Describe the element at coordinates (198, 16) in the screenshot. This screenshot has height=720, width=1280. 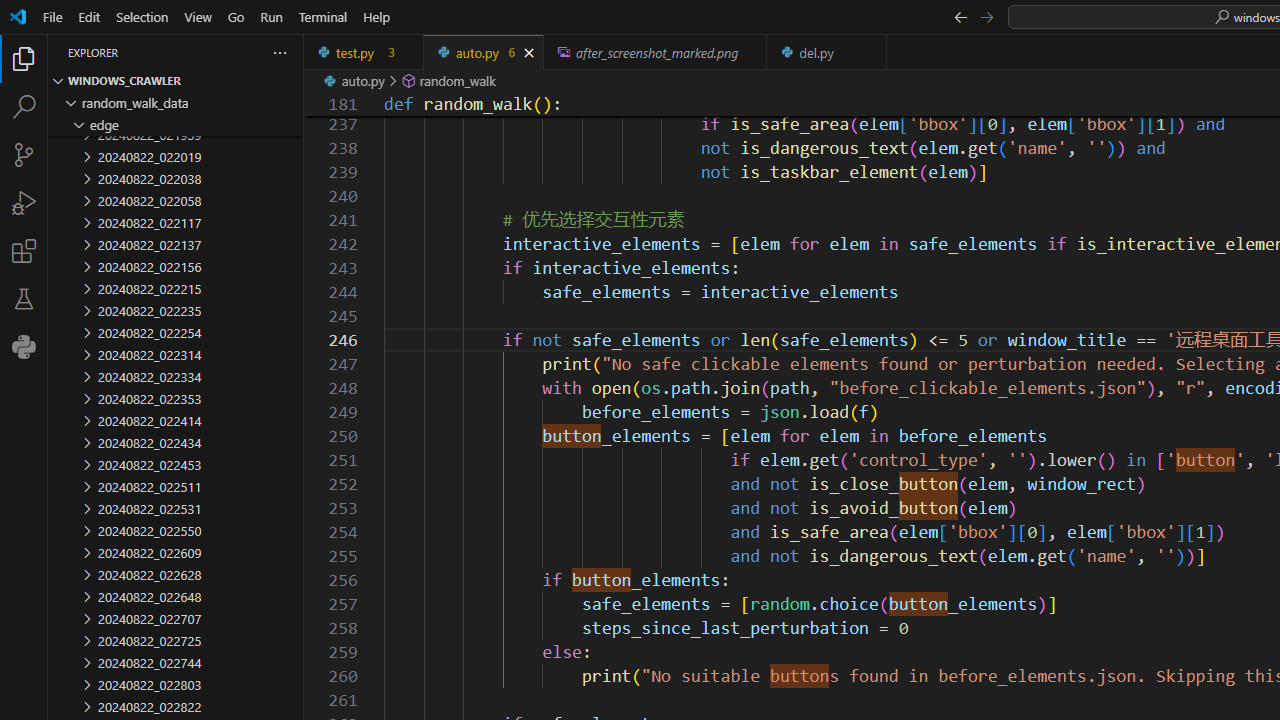
I see `'View'` at that location.